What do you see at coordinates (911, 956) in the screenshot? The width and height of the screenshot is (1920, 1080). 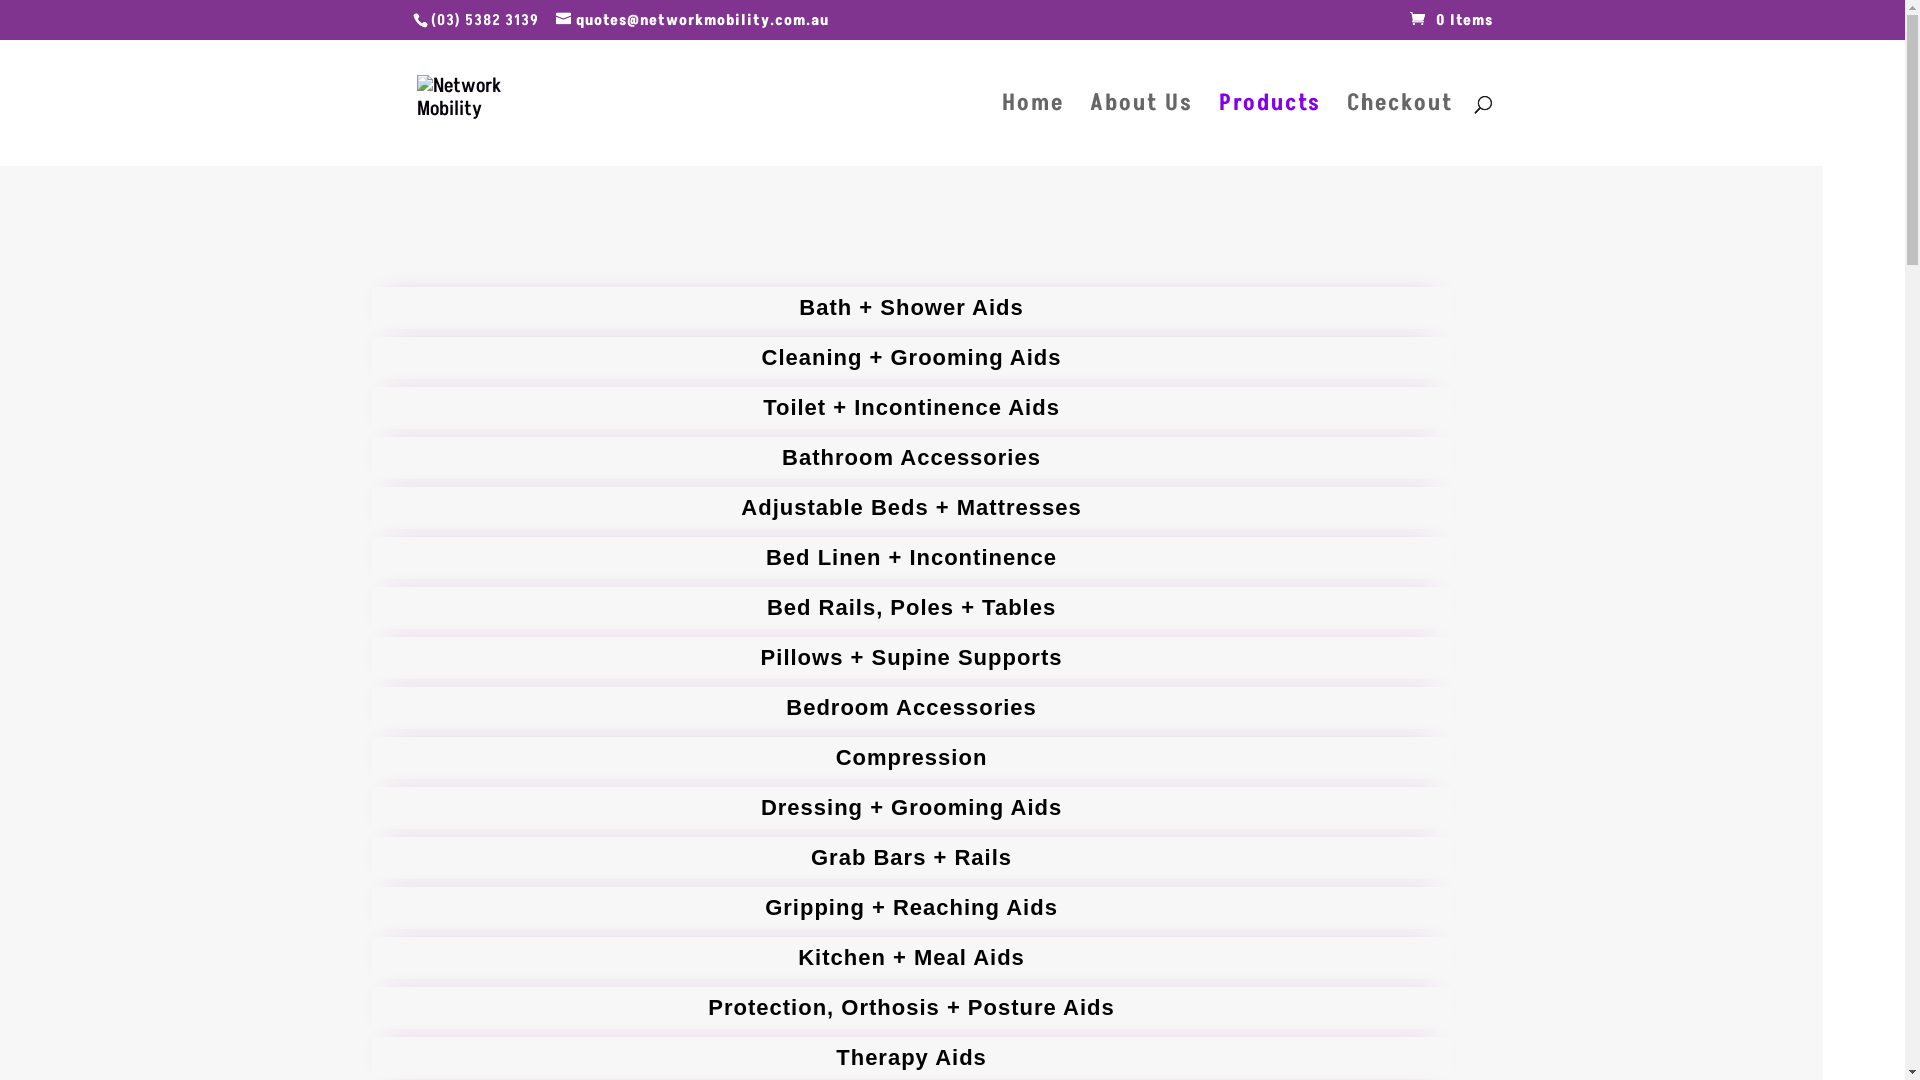 I see `'Kitchen + Meal Aids'` at bounding box center [911, 956].